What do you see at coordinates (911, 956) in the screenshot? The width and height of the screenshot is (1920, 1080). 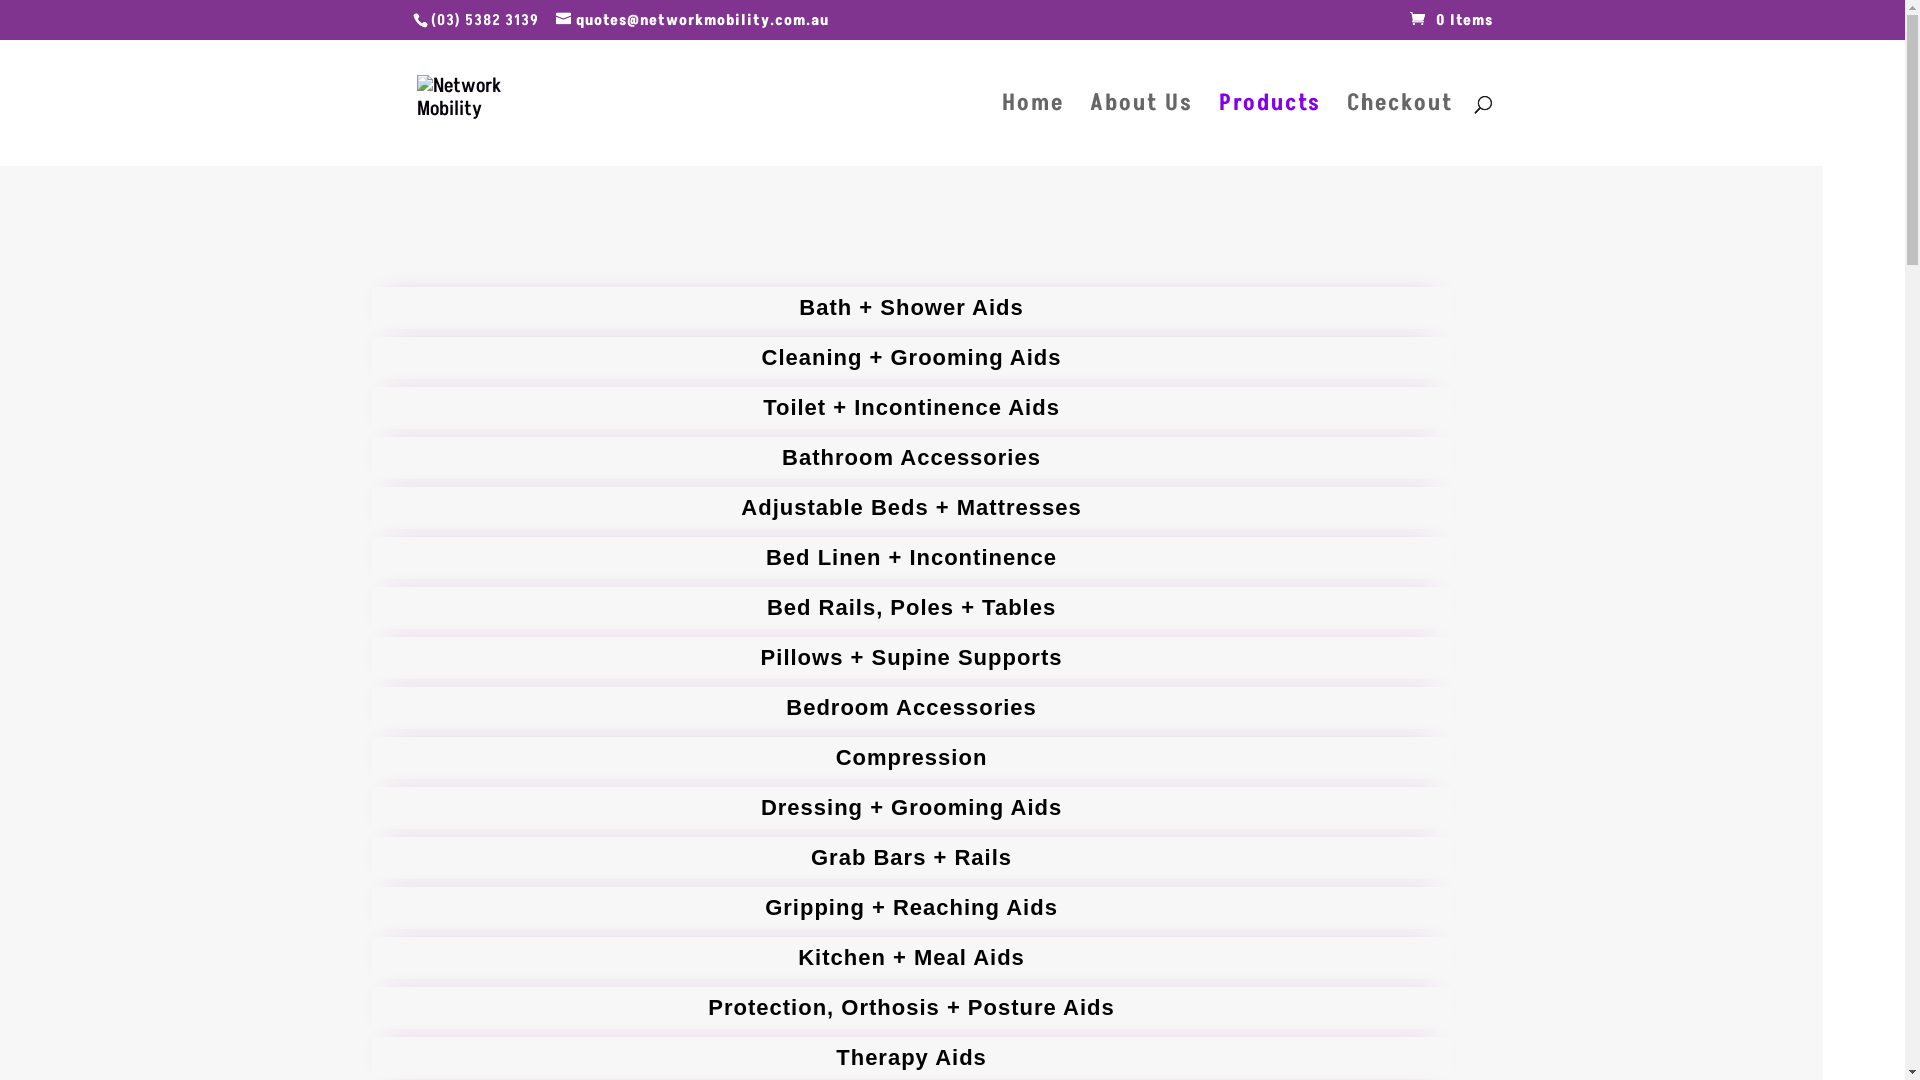 I see `'Kitchen + Meal Aids'` at bounding box center [911, 956].